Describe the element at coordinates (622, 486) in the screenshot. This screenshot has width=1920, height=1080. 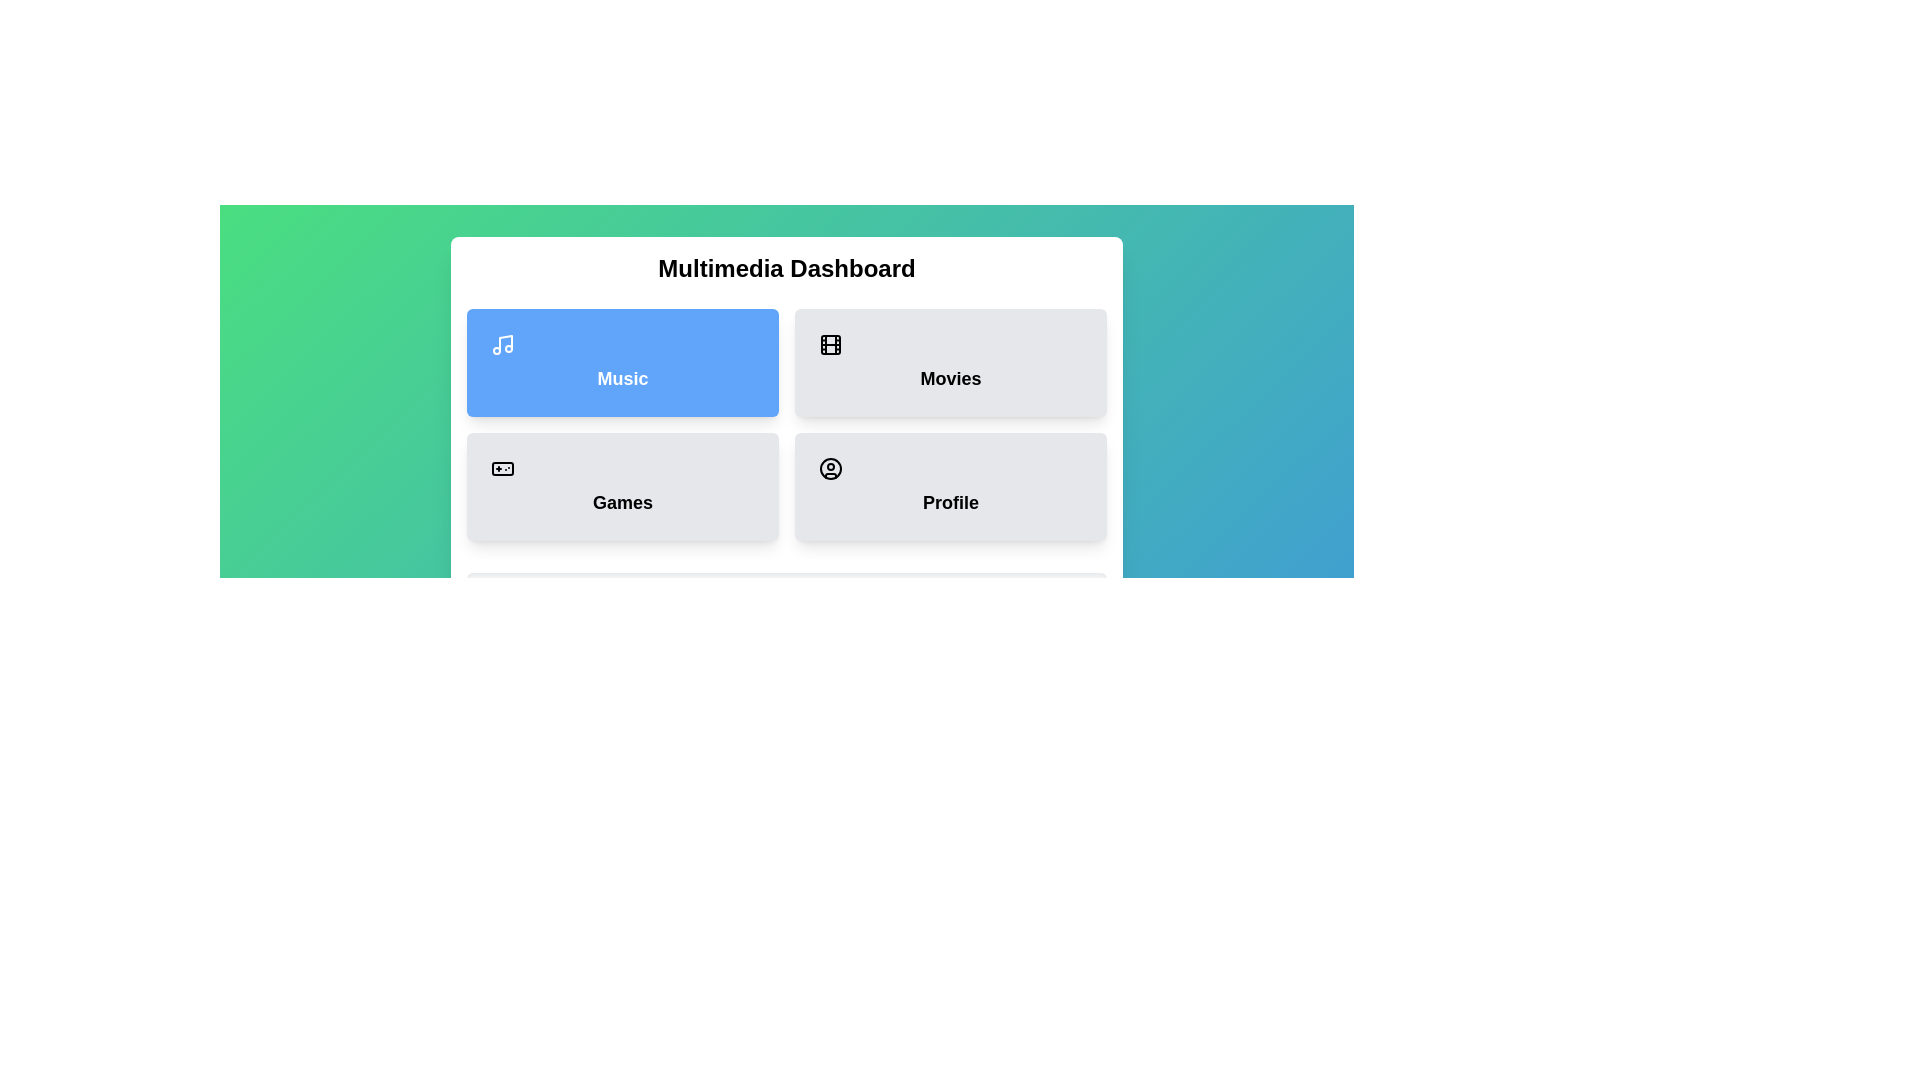
I see `the Games button to display its description` at that location.